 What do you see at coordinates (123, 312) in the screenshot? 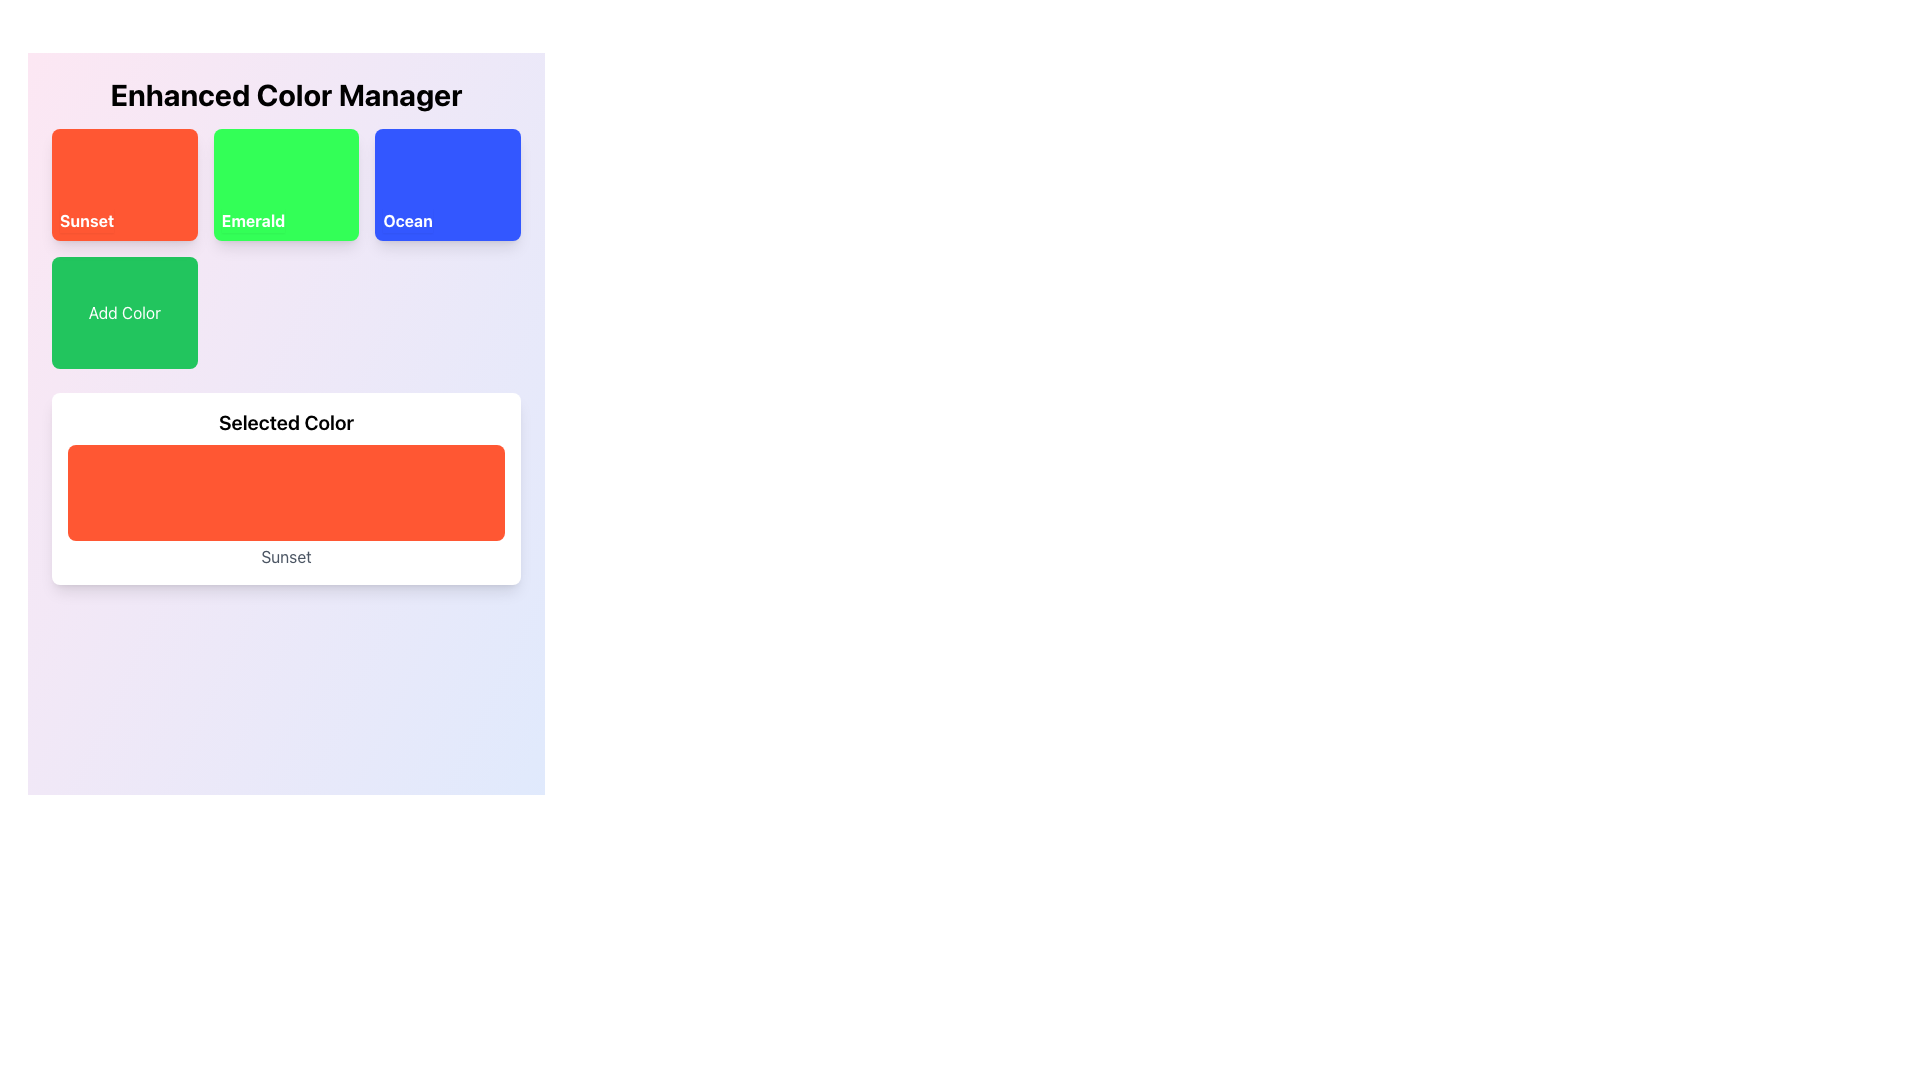
I see `the button located in the first column of the second row of the grid beneath the 'Sunset' box` at bounding box center [123, 312].